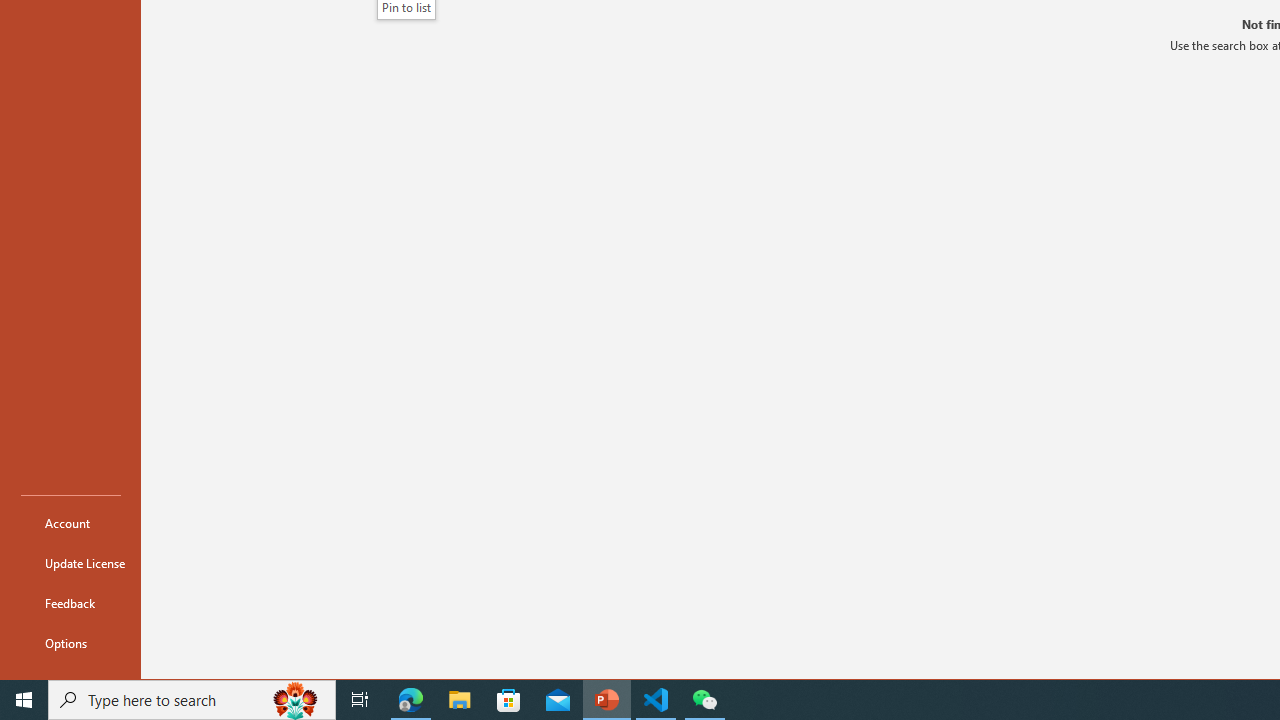 The image size is (1280, 720). I want to click on 'Feedback', so click(71, 602).